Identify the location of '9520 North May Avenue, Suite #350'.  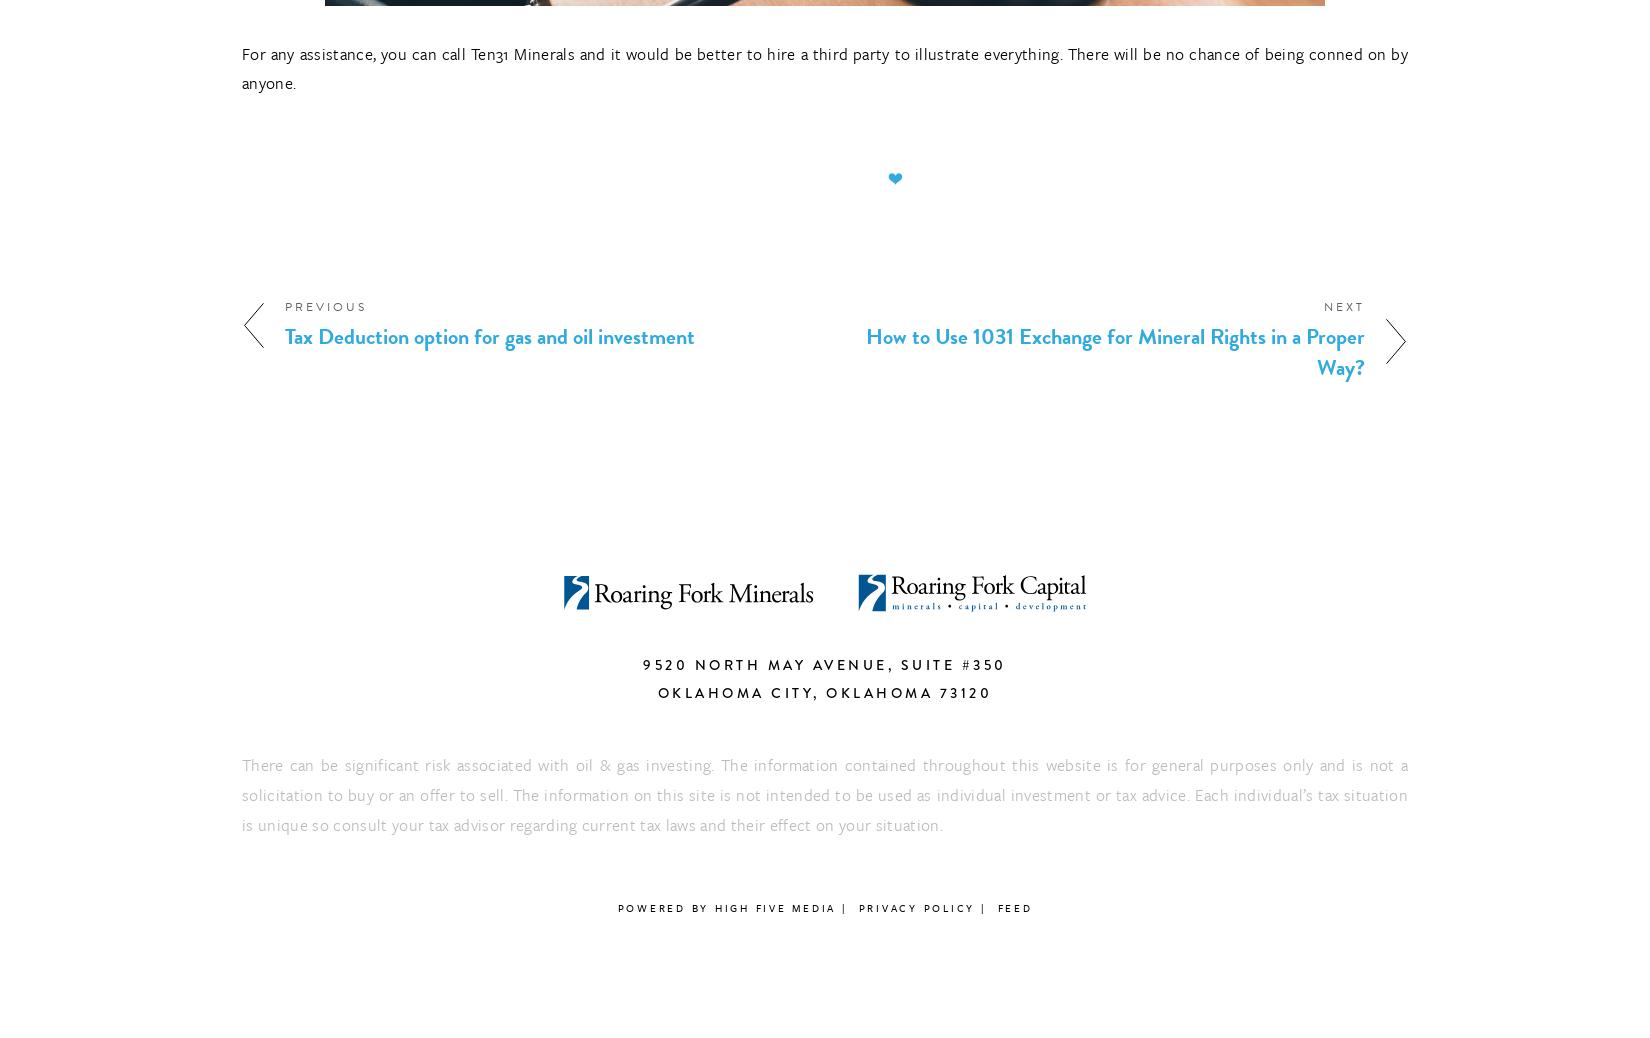
(823, 663).